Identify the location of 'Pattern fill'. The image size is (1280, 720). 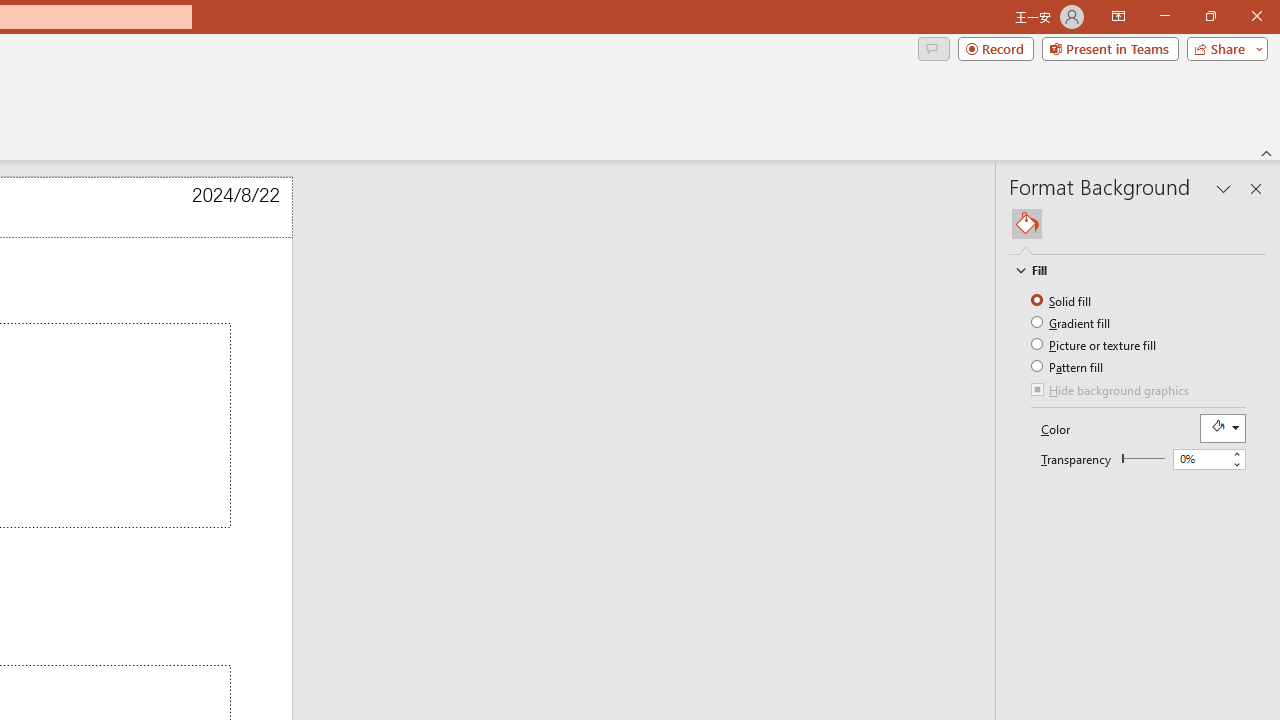
(1067, 366).